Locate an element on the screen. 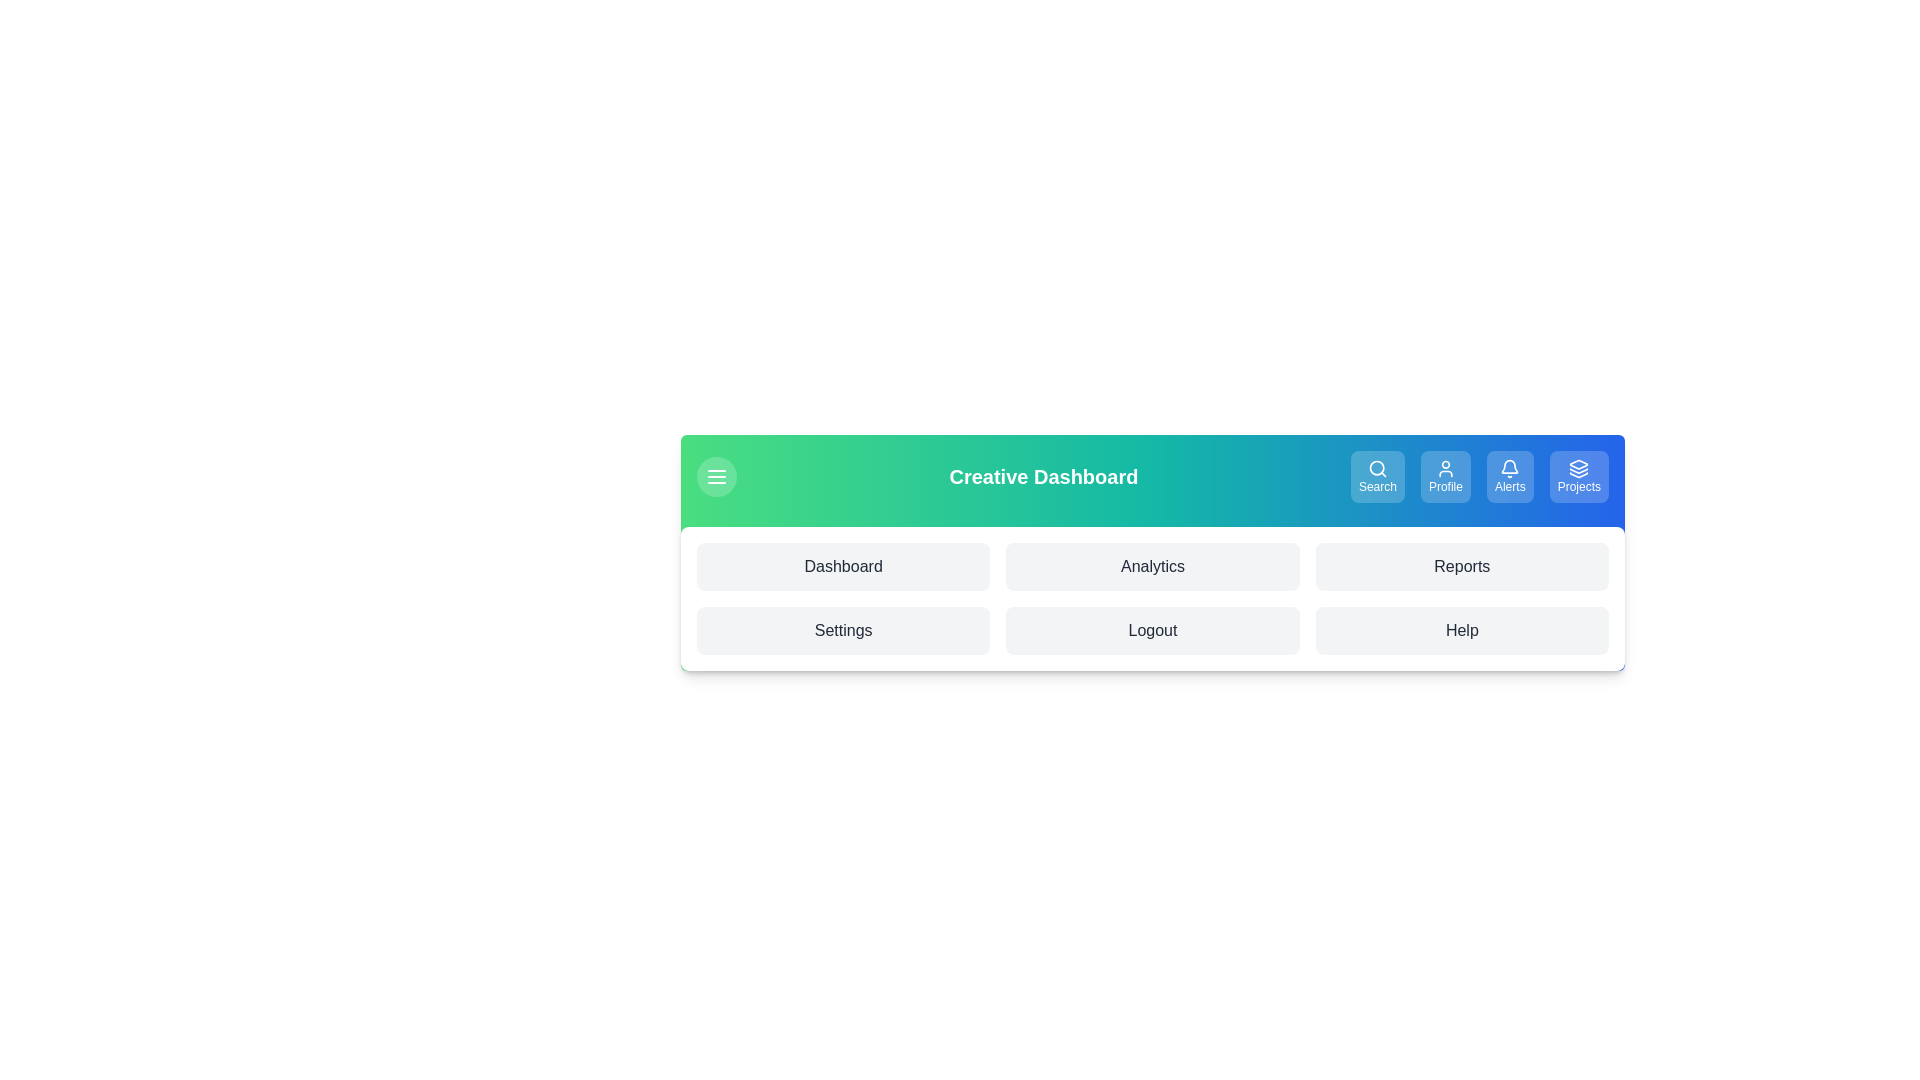 The height and width of the screenshot is (1080, 1920). the 'Profile' button in the navigation bar is located at coordinates (1444, 477).